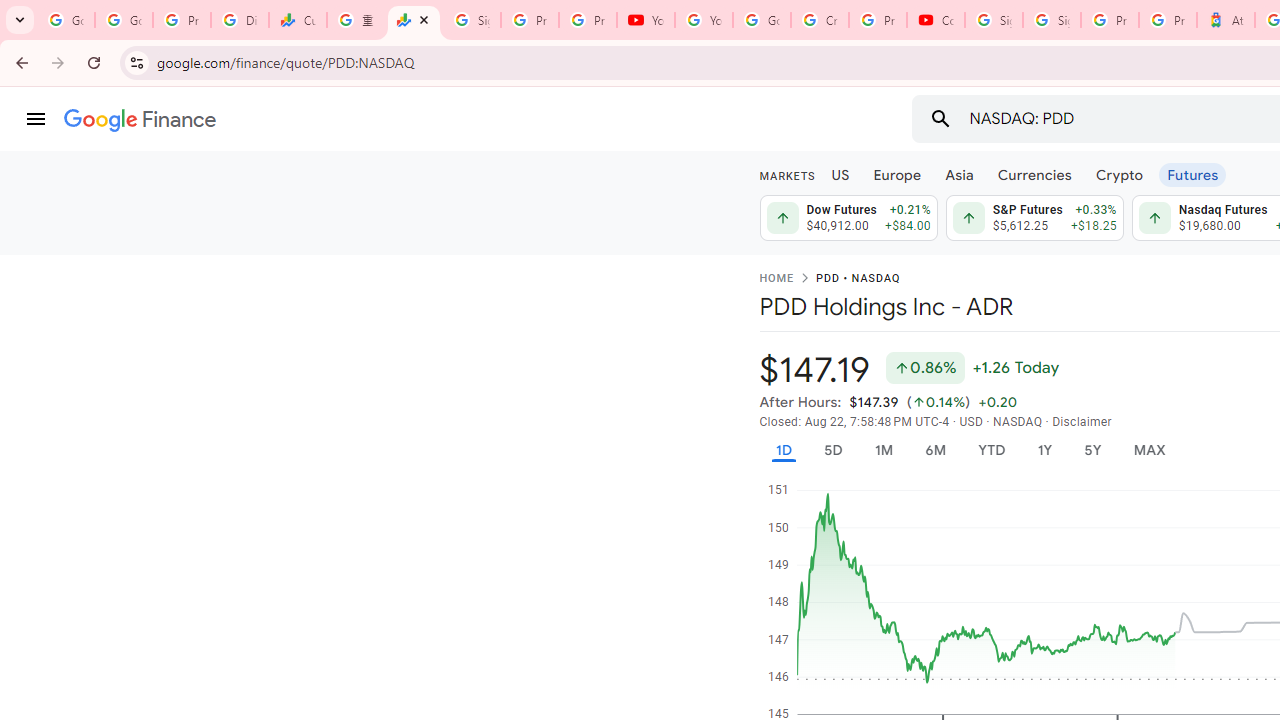 This screenshot has height=720, width=1280. What do you see at coordinates (958, 173) in the screenshot?
I see `'Asia'` at bounding box center [958, 173].